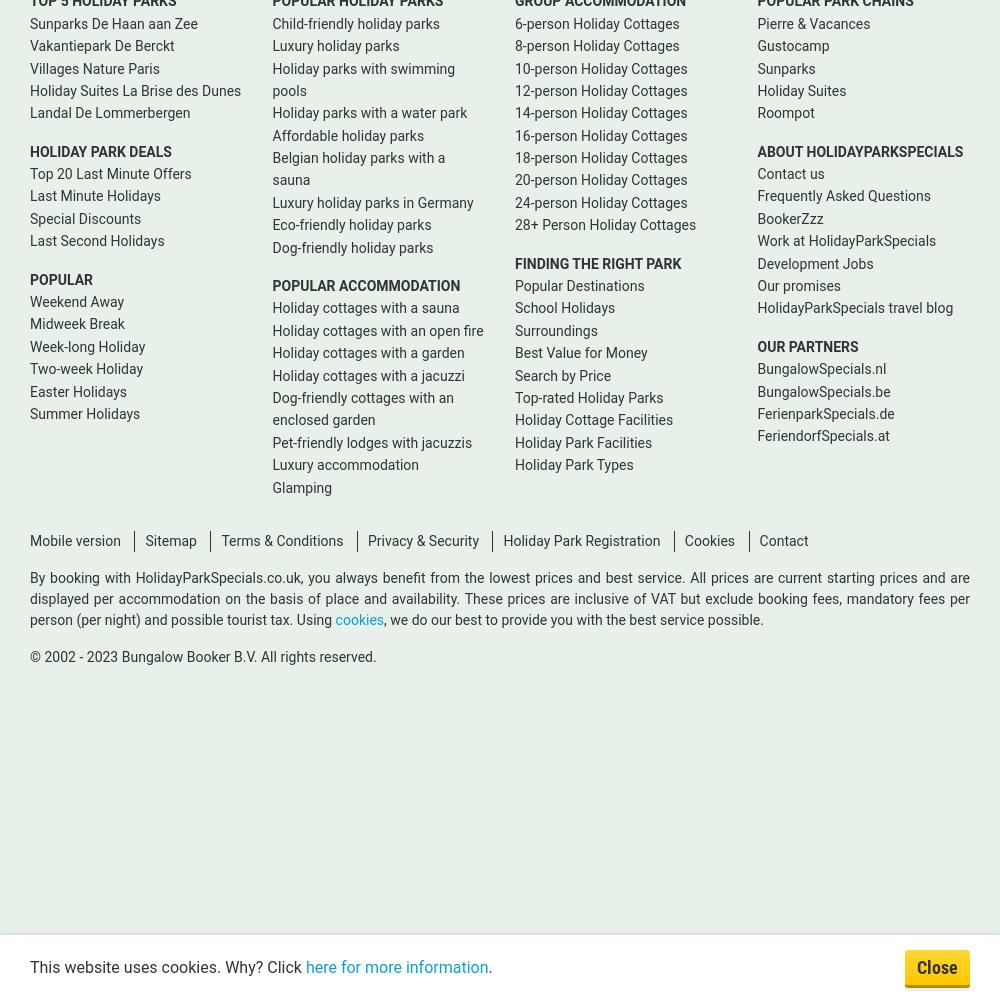 This screenshot has height=1000, width=1000. What do you see at coordinates (93, 67) in the screenshot?
I see `'Villages Nature Paris'` at bounding box center [93, 67].